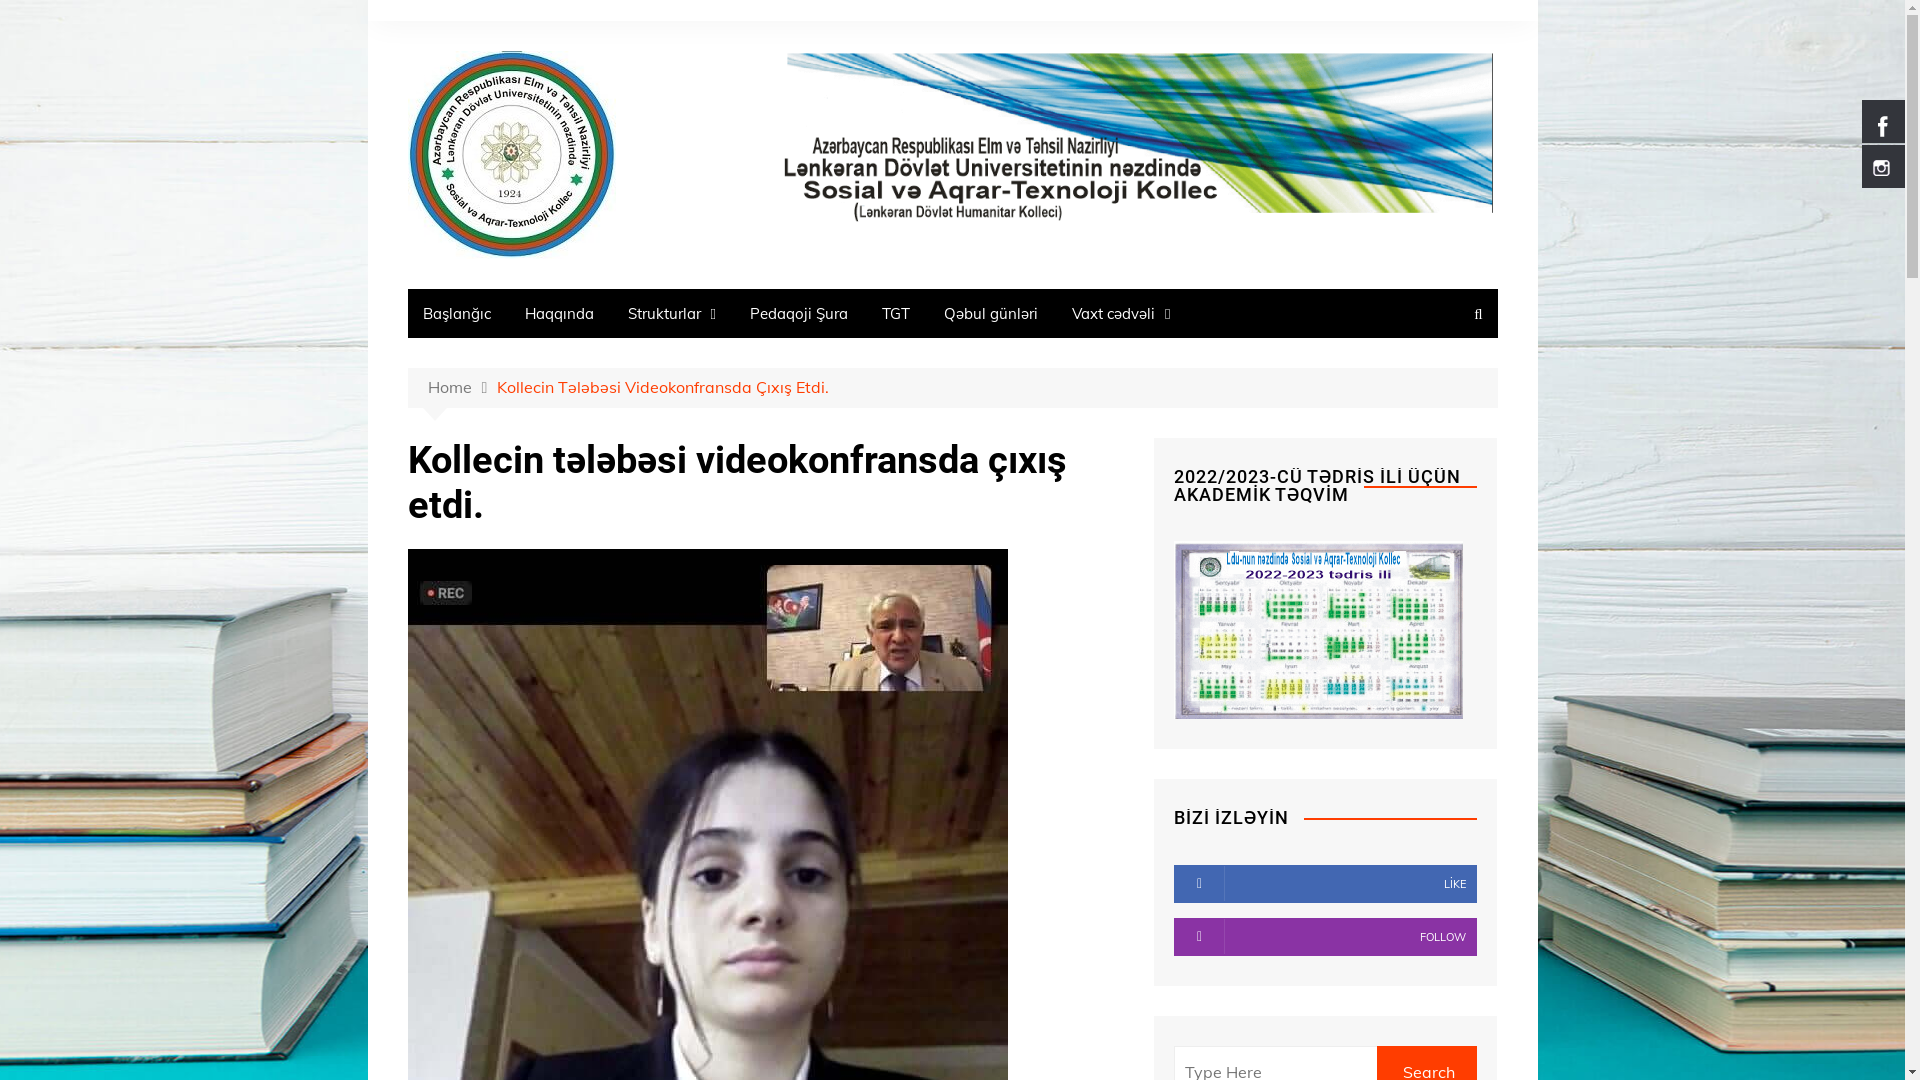 This screenshot has width=1920, height=1080. I want to click on 'TGT', so click(895, 313).